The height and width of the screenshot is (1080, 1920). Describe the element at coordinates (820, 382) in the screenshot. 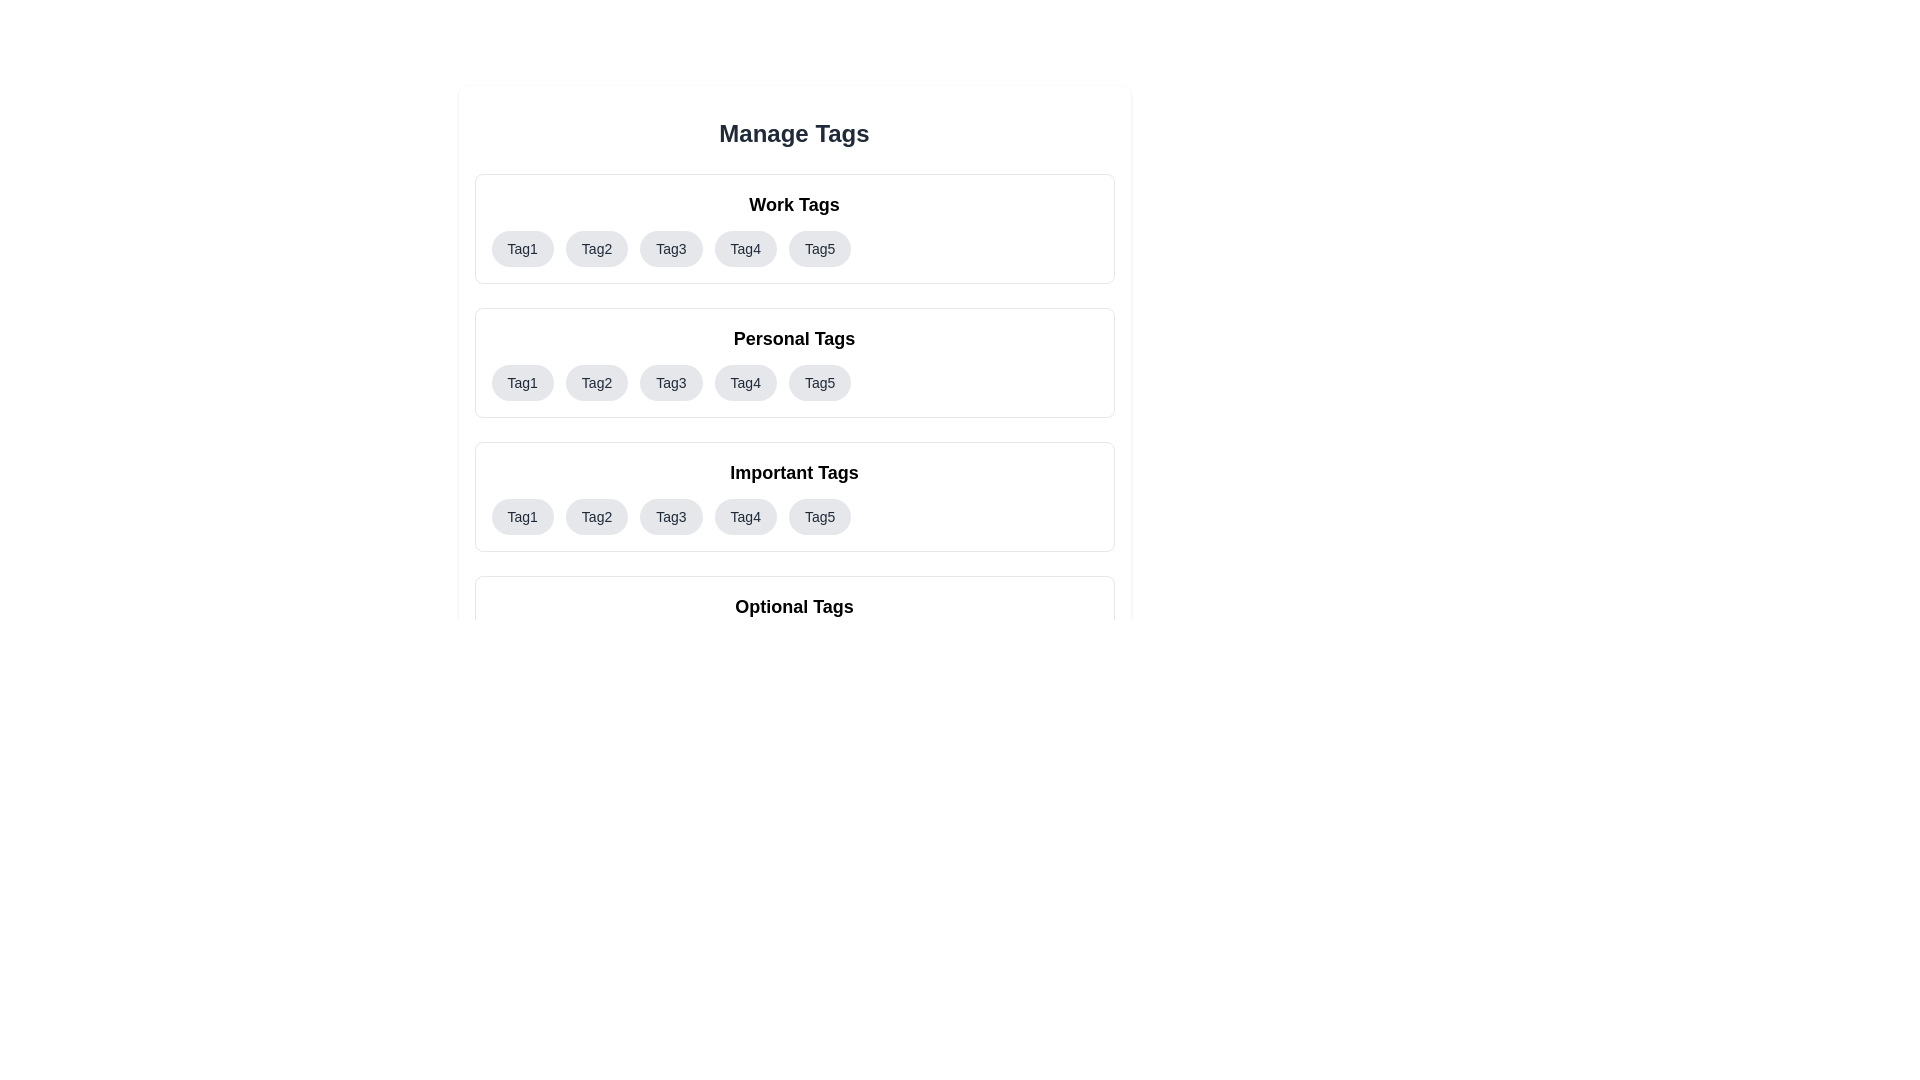

I see `the fifth tag in the 'Personal Tags' group` at that location.